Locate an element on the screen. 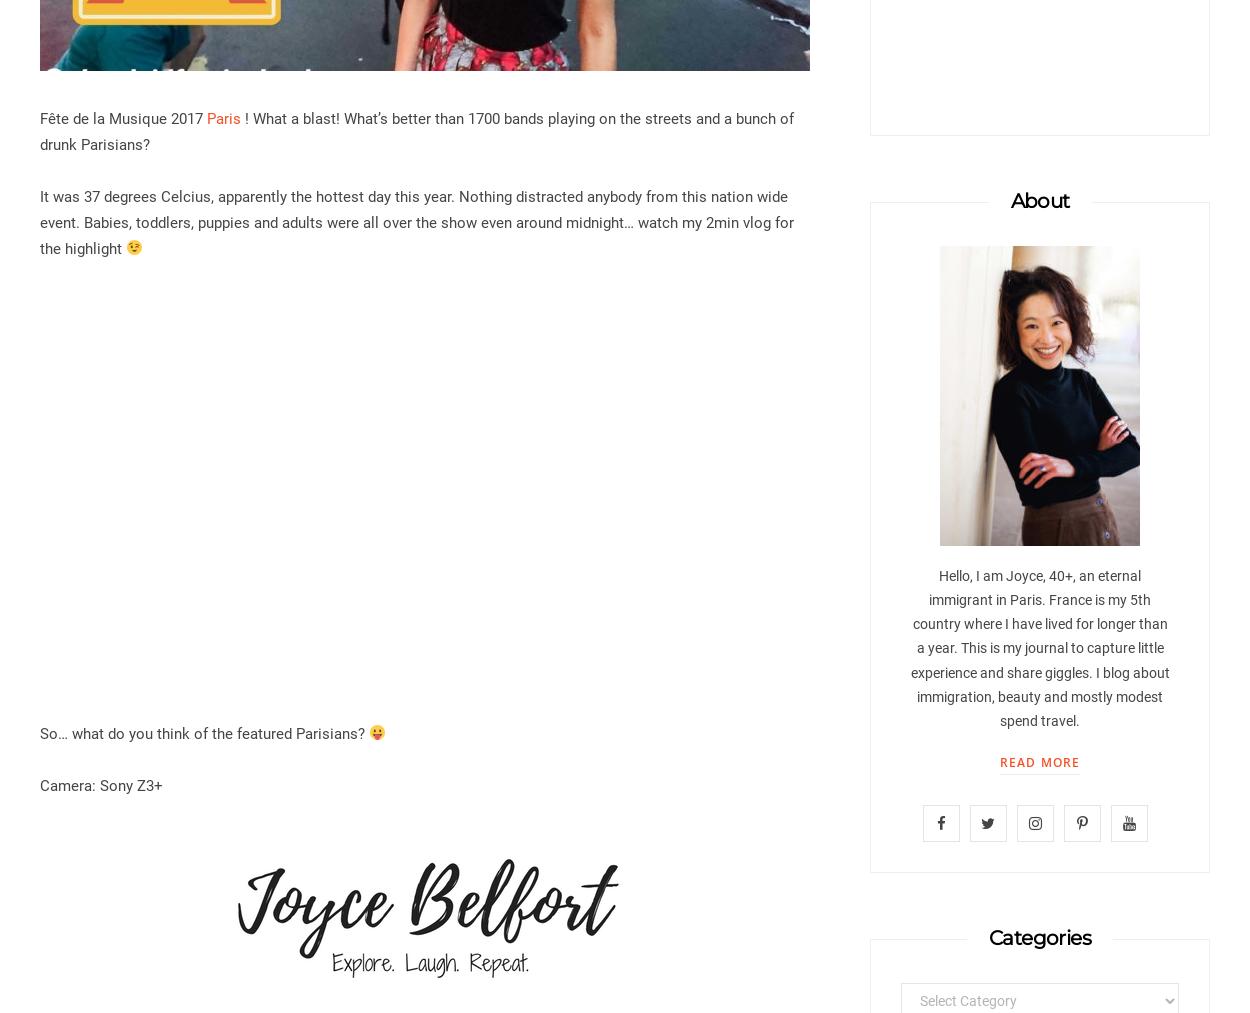 The image size is (1250, 1013). 'Camera: Sony Z3+' is located at coordinates (100, 784).